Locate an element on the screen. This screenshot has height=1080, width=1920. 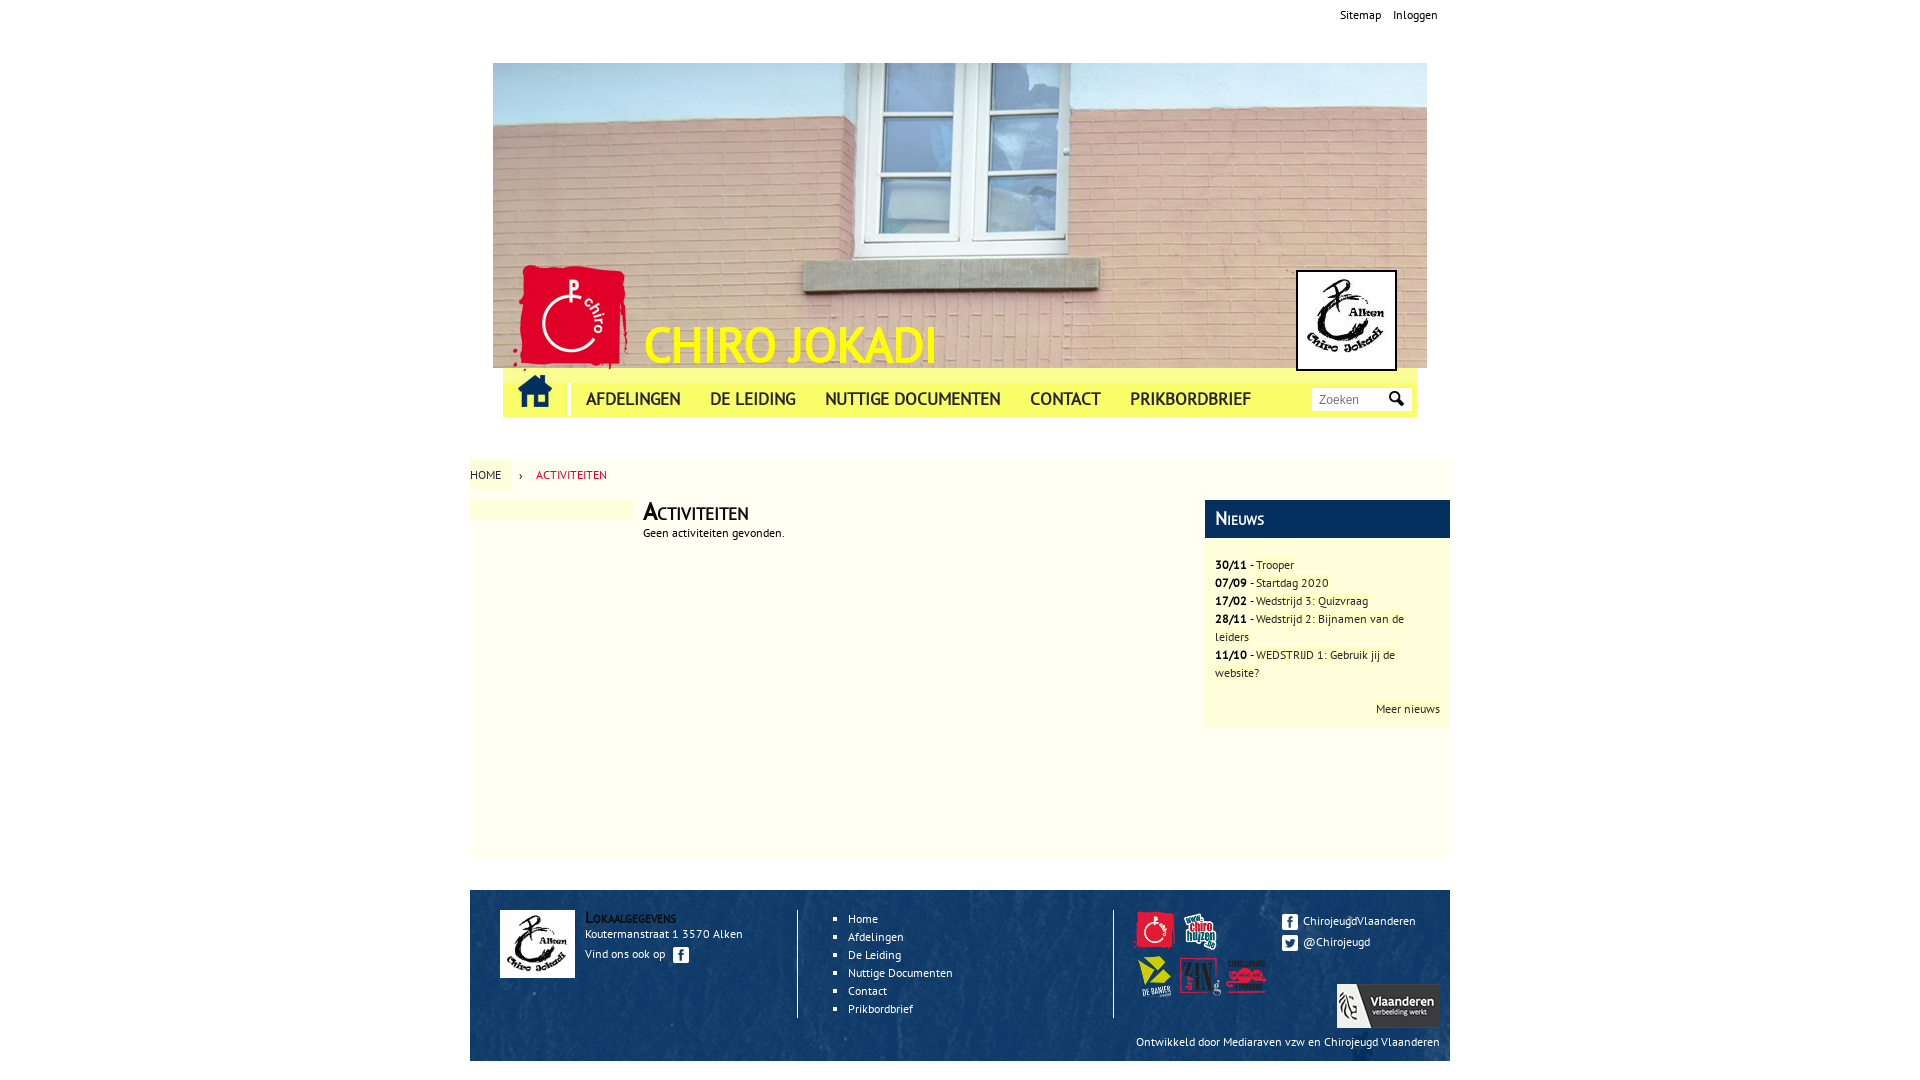
'Chirojeugd Vlaanderen' is located at coordinates (1154, 930).